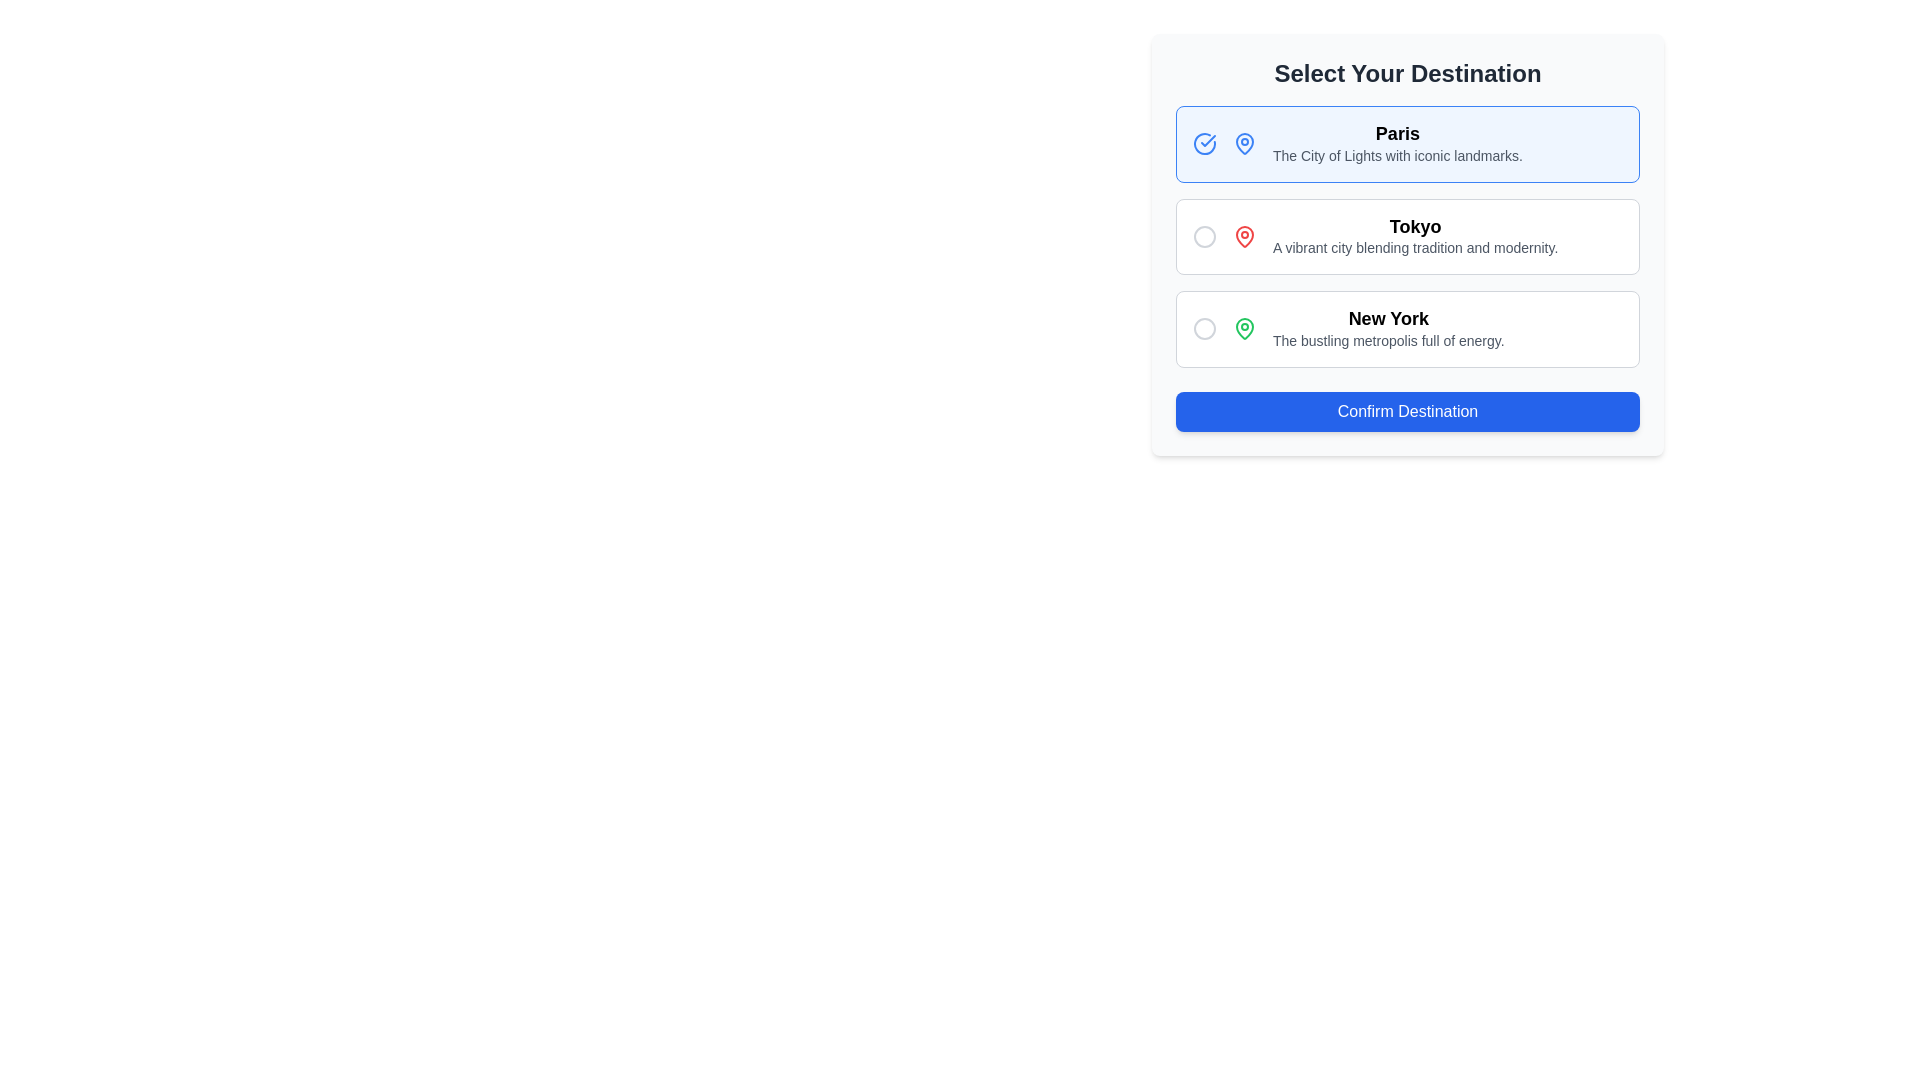 The image size is (1920, 1080). What do you see at coordinates (1406, 142) in the screenshot?
I see `the first card in the vertical list of destination options` at bounding box center [1406, 142].